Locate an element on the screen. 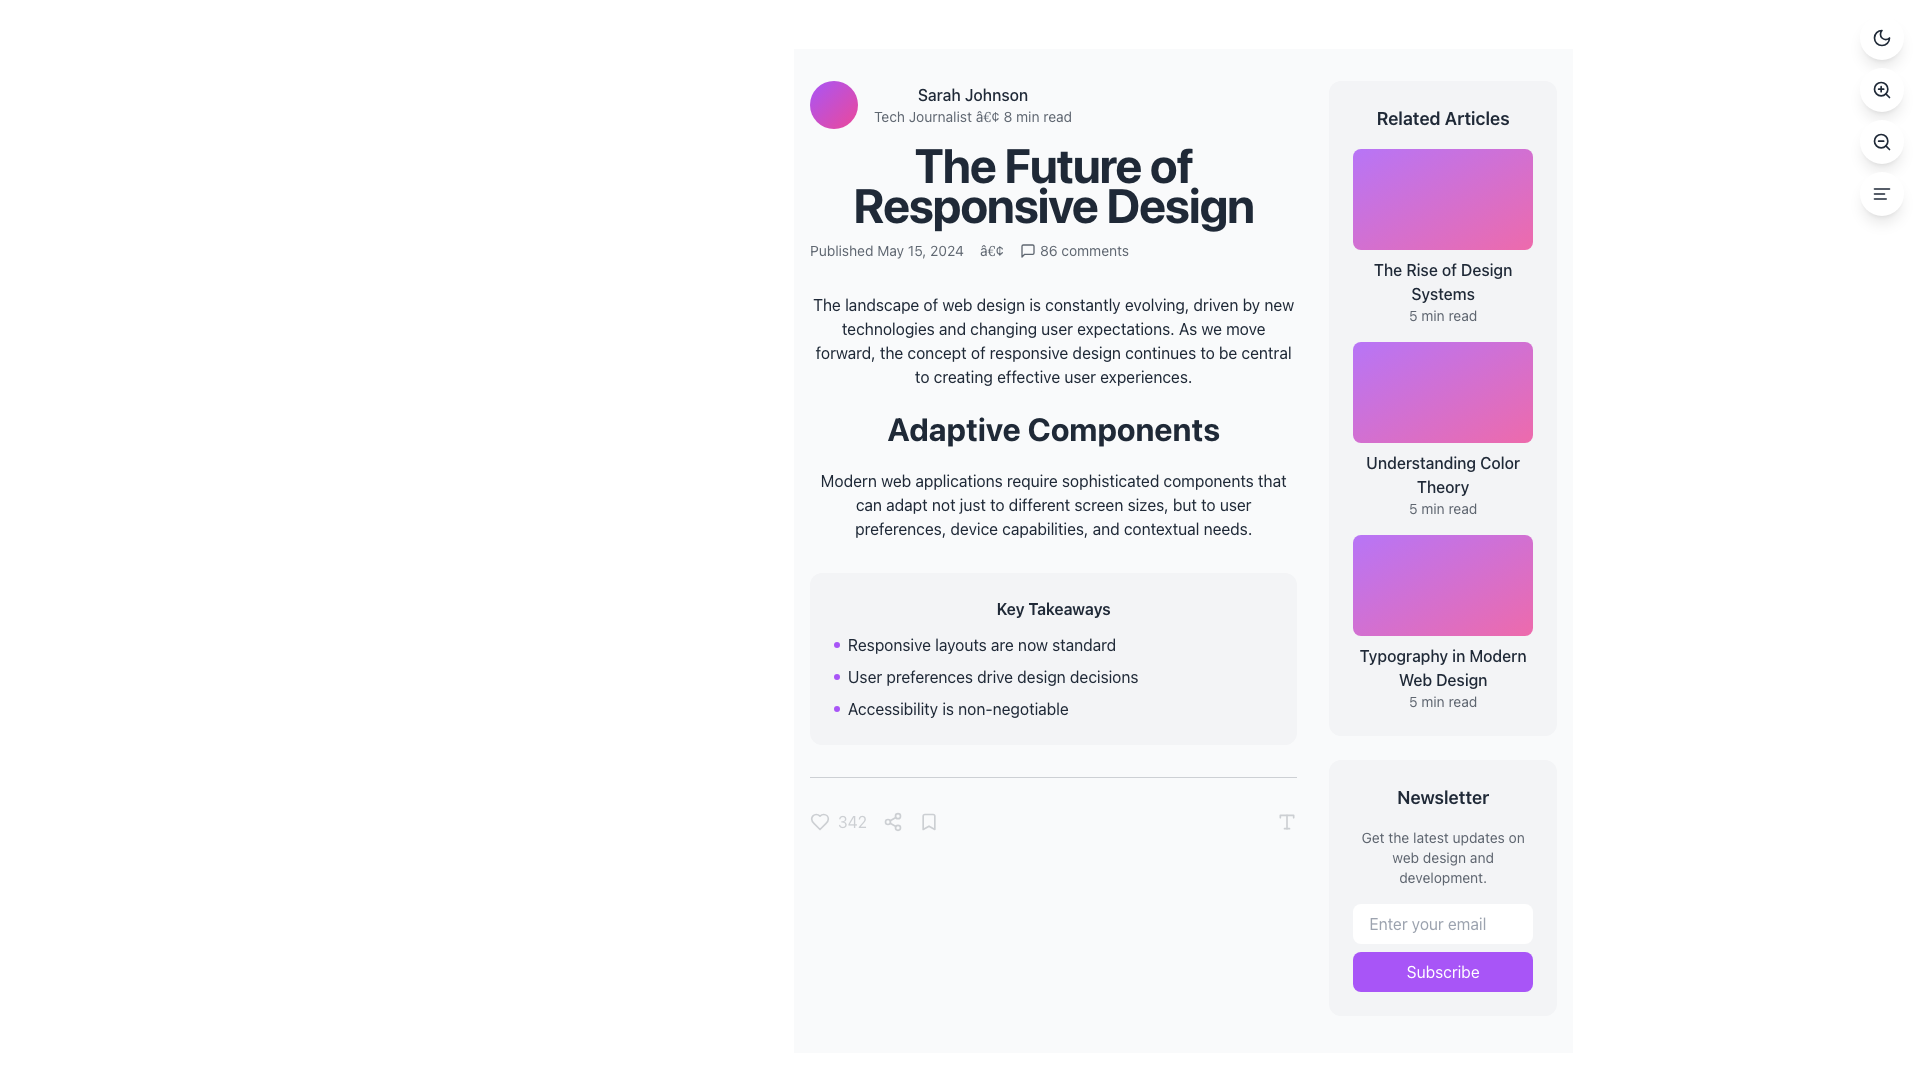 The width and height of the screenshot is (1920, 1080). the third bullet point in the 'Key Takeaways' list that reads 'Accessibility is non-negotiable', which is indicated by a small purple circular dot to its left is located at coordinates (1052, 708).